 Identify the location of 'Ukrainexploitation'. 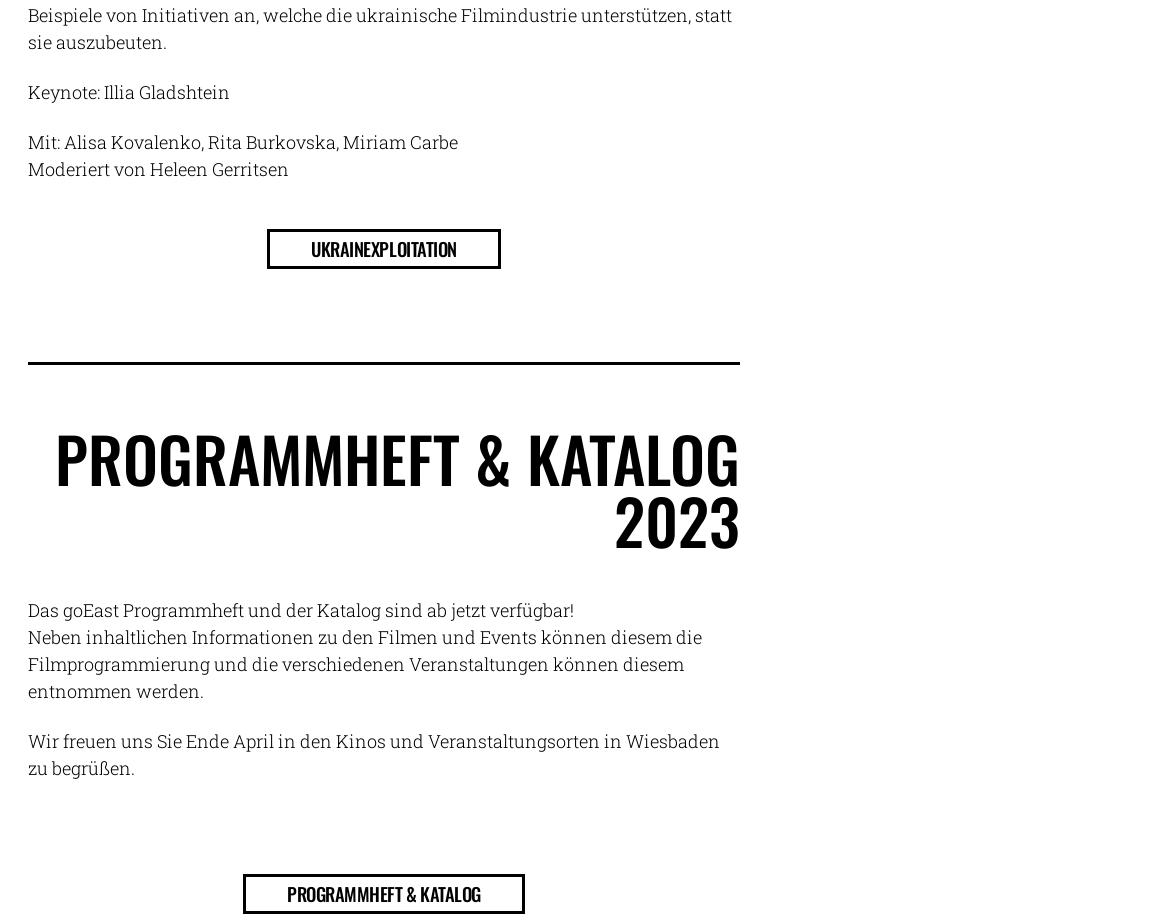
(310, 248).